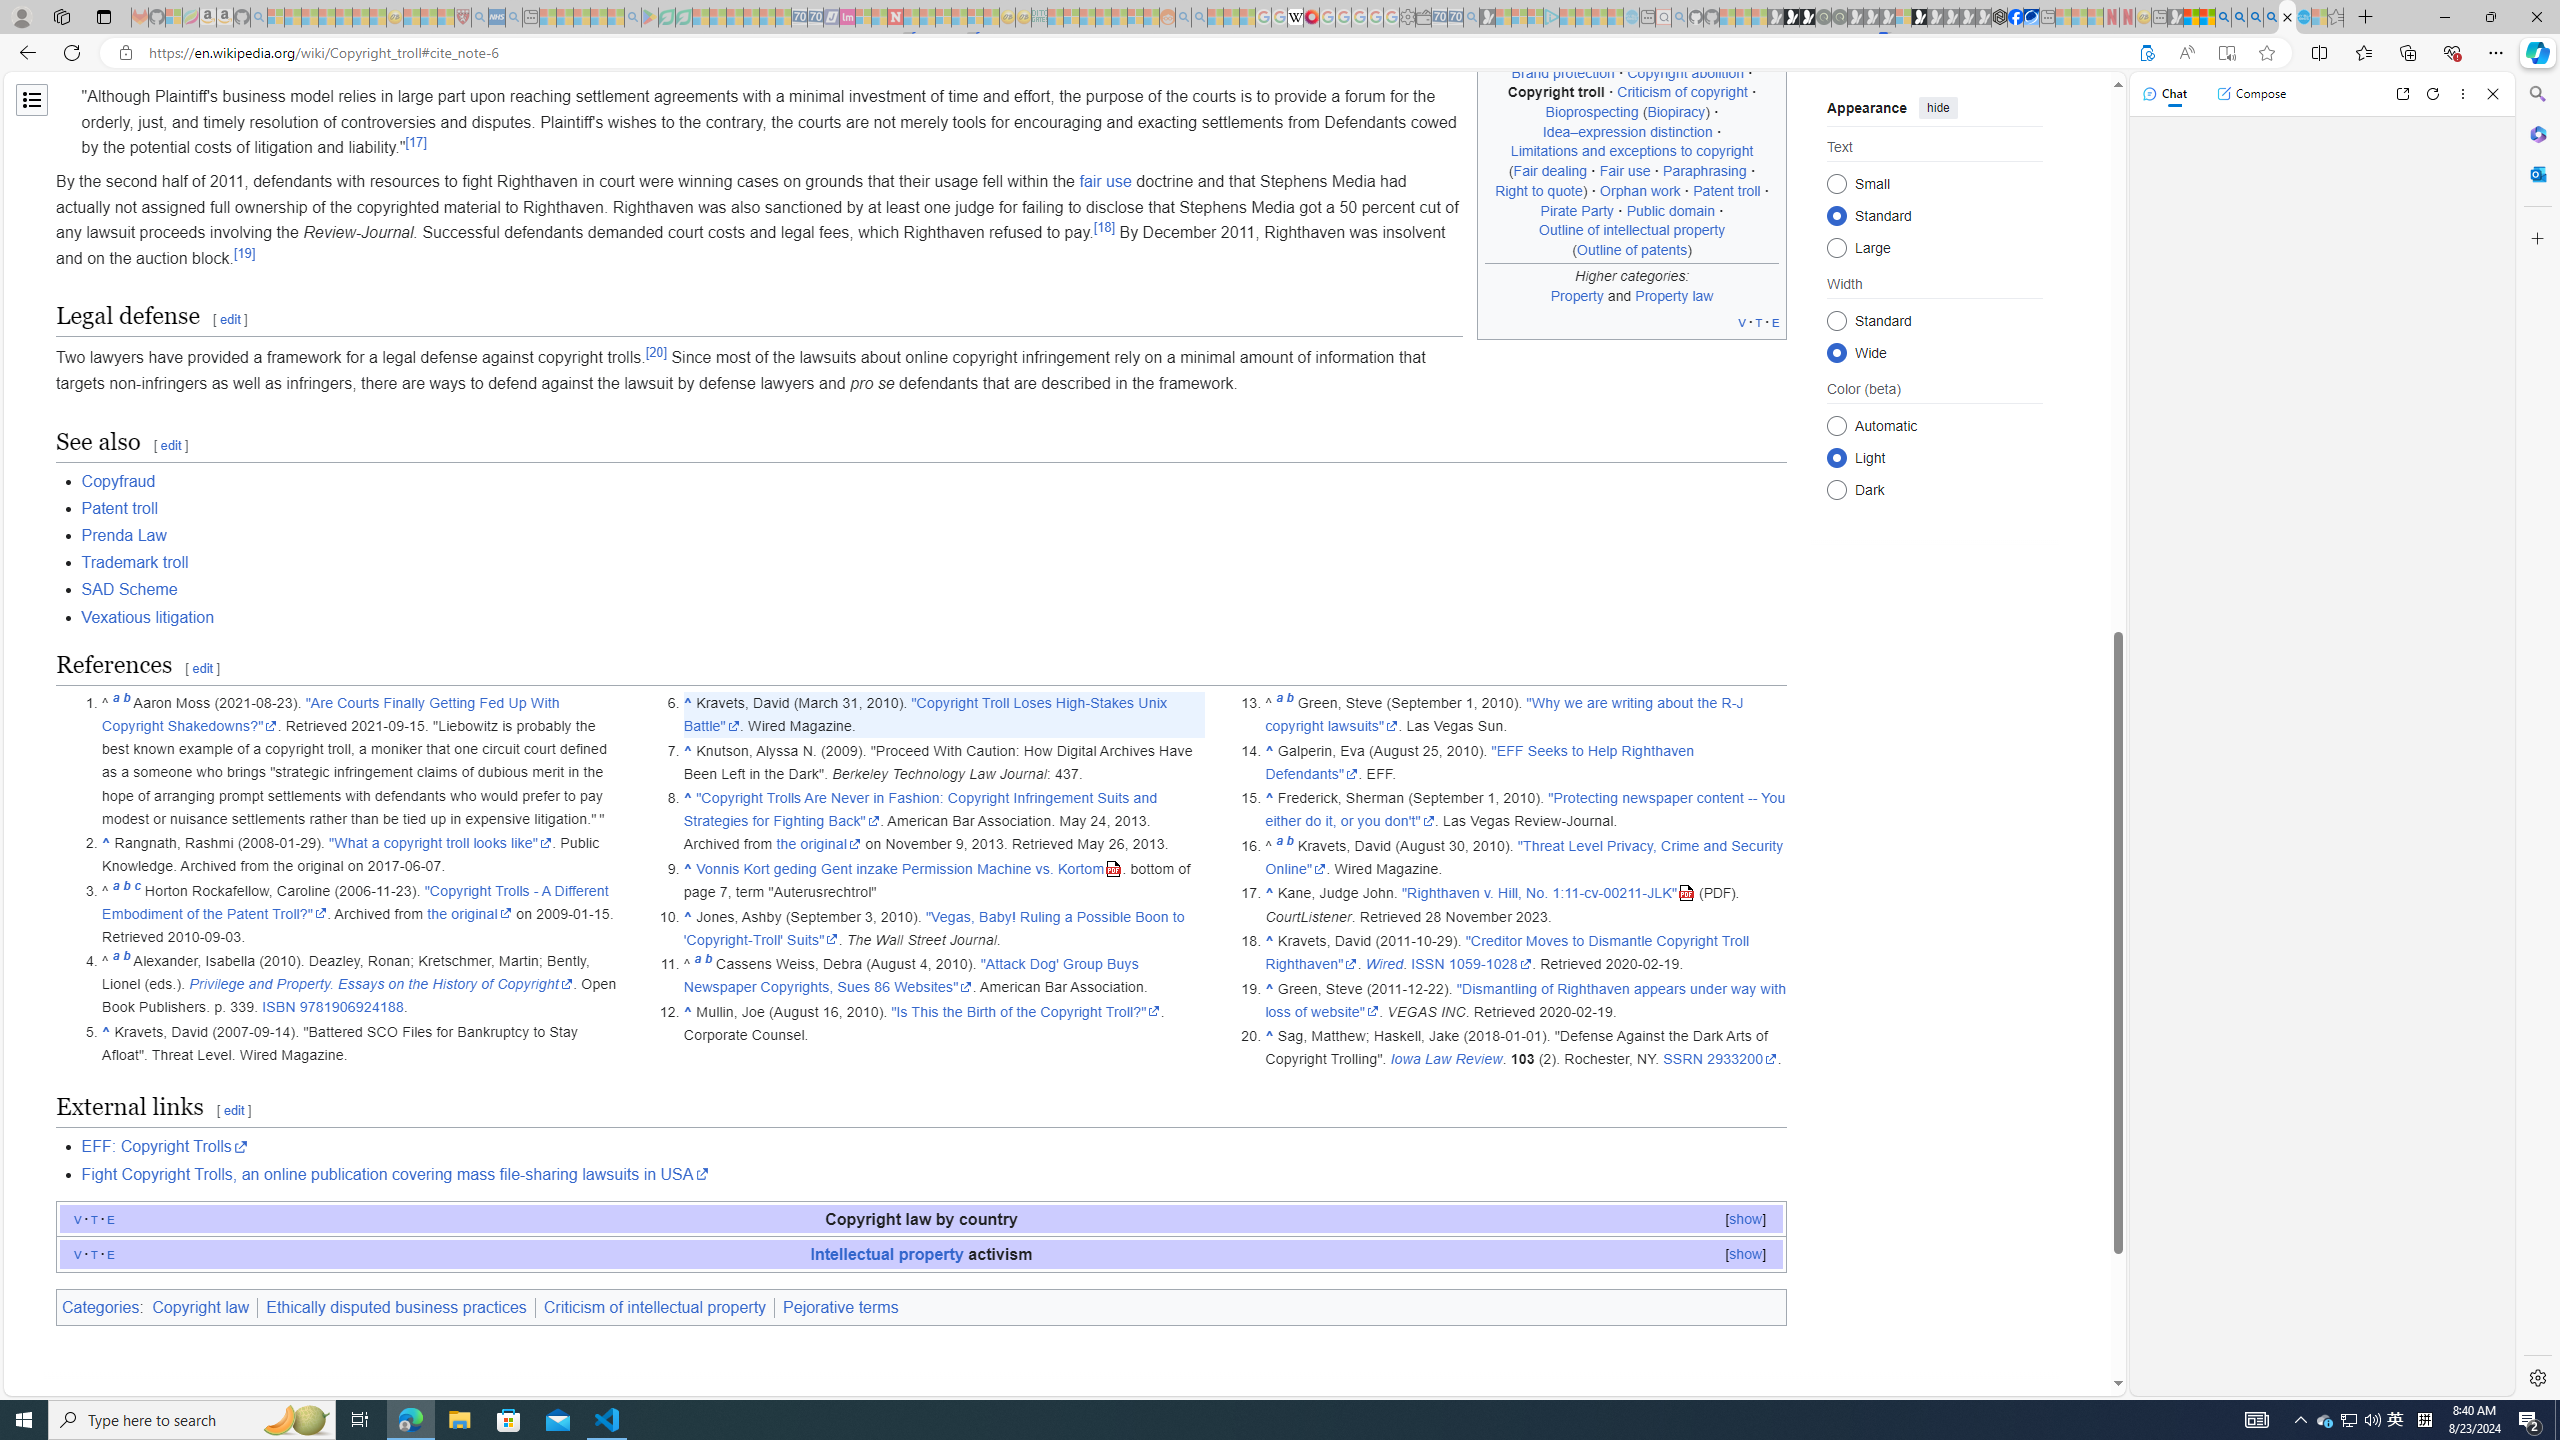  I want to click on 'Criticism of copyright', so click(1683, 91).